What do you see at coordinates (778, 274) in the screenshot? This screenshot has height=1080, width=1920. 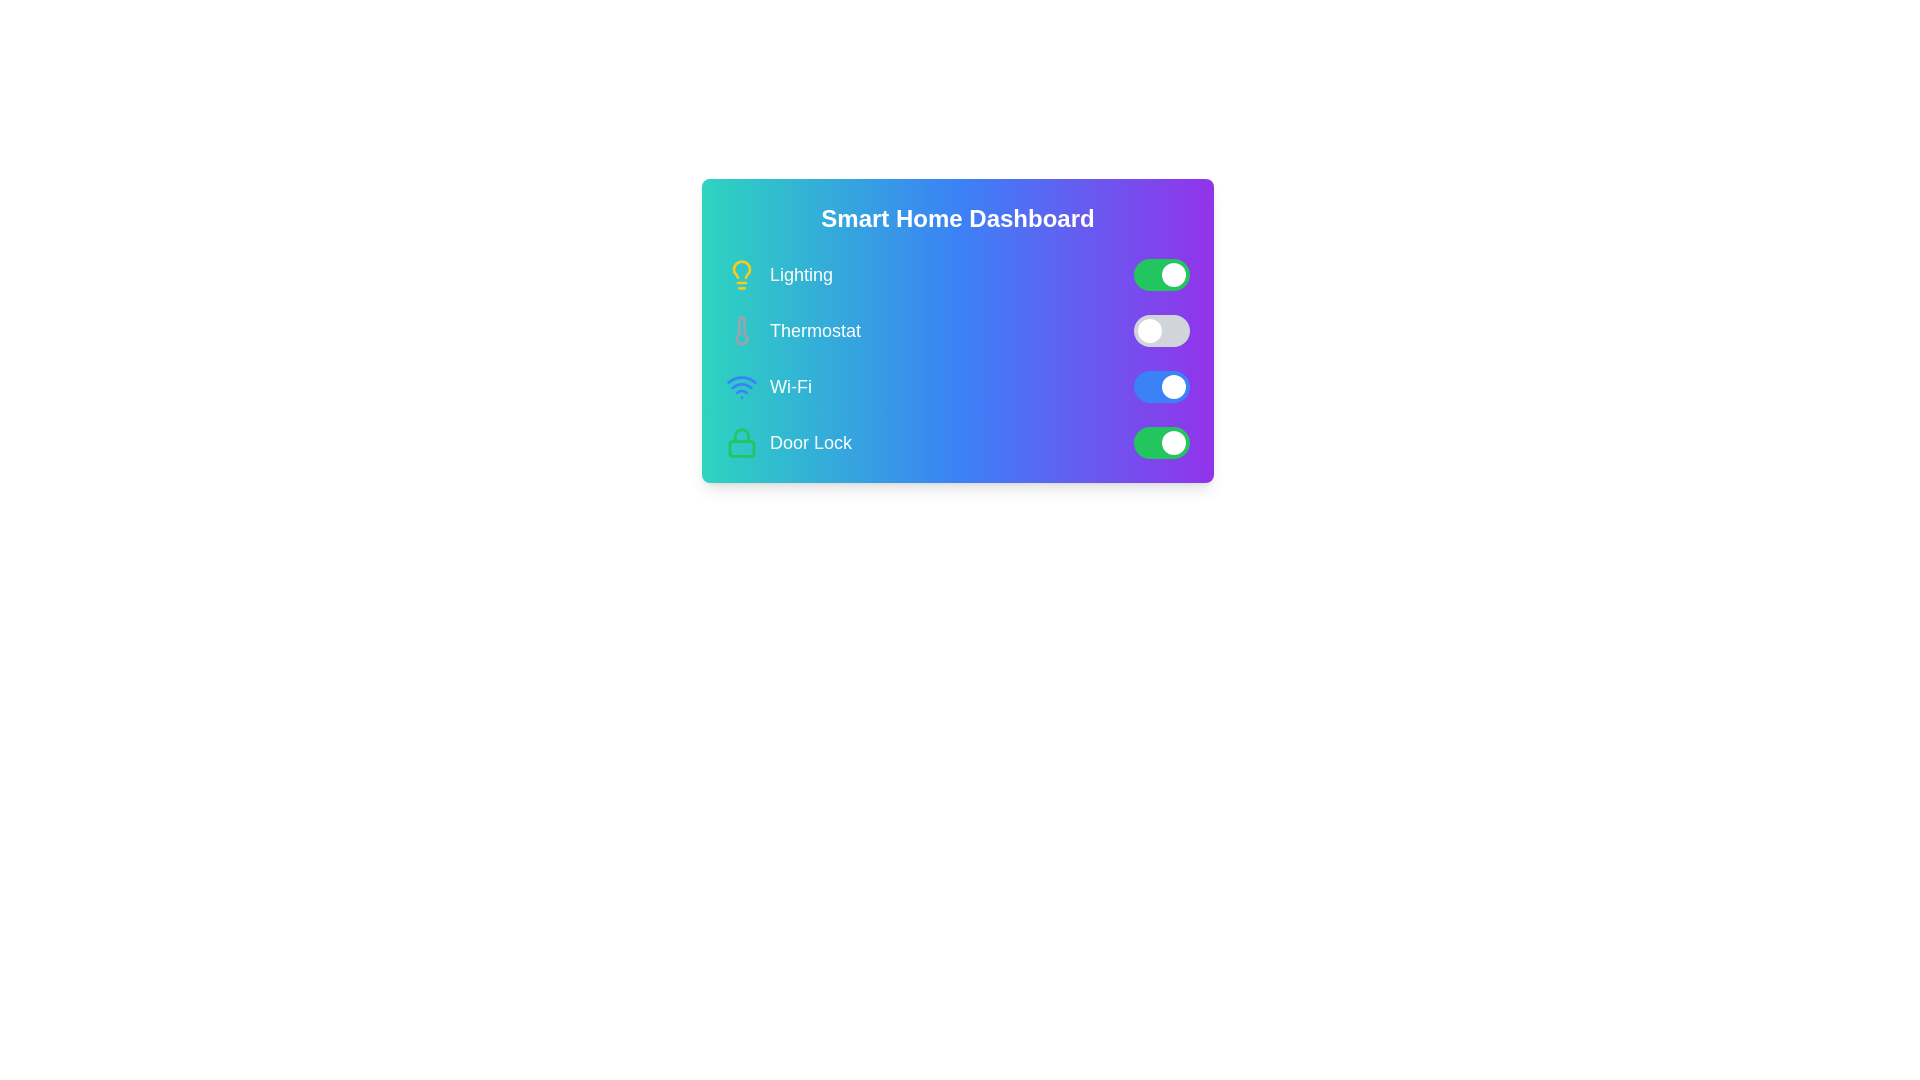 I see `label text of the lighting functionality component in the Smart Home Dashboard, which is represented by a composite UI element consisting of a label and an icon, located in the first row of a vertically oriented list` at bounding box center [778, 274].